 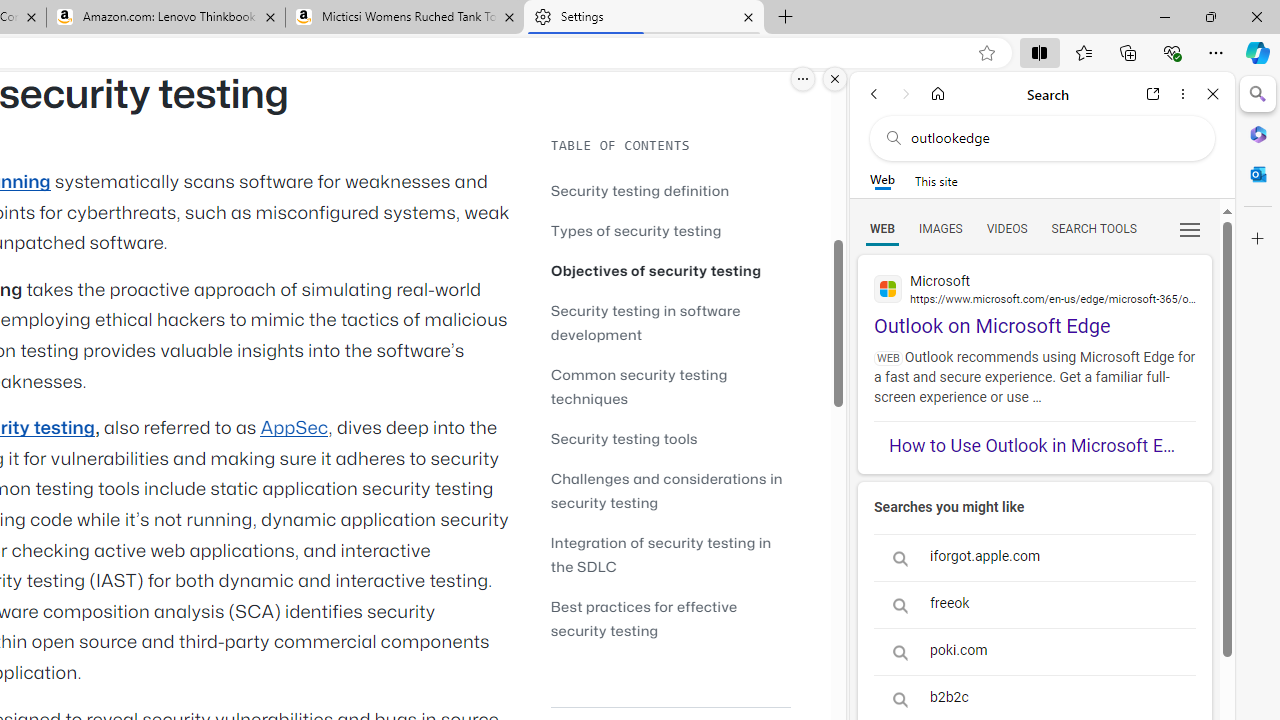 I want to click on 'Security testing tools', so click(x=670, y=437).